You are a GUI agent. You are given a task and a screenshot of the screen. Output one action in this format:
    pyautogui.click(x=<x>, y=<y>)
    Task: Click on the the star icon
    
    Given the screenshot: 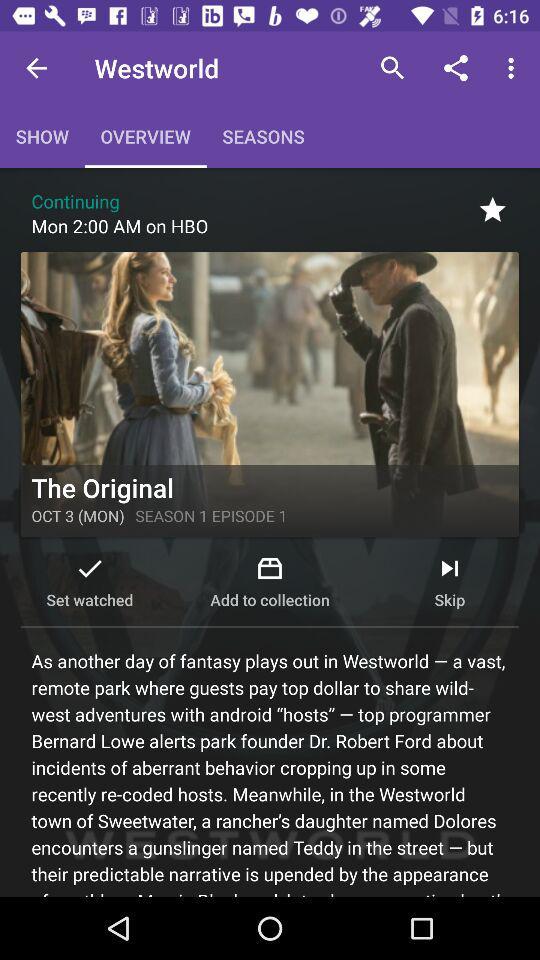 What is the action you would take?
    pyautogui.click(x=491, y=210)
    